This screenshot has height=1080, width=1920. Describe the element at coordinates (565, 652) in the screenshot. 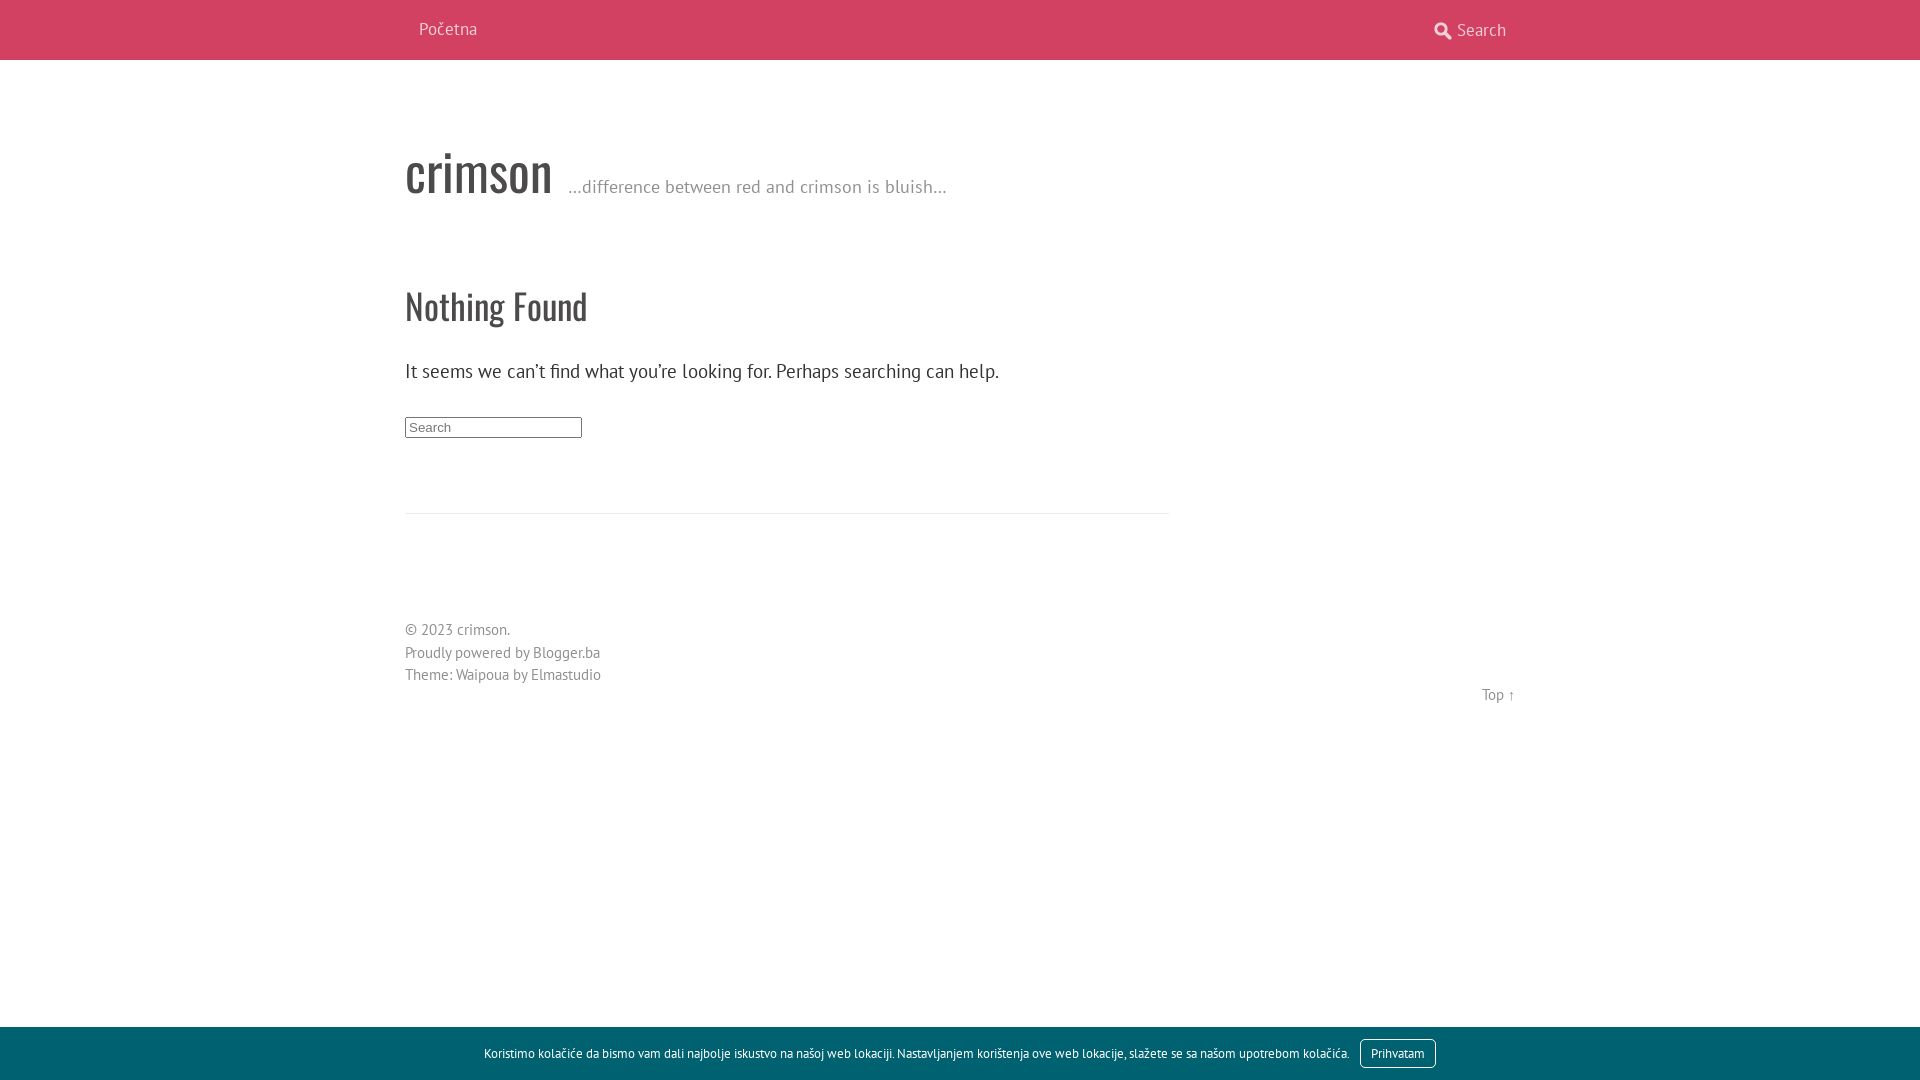

I see `'Blogger.ba'` at that location.